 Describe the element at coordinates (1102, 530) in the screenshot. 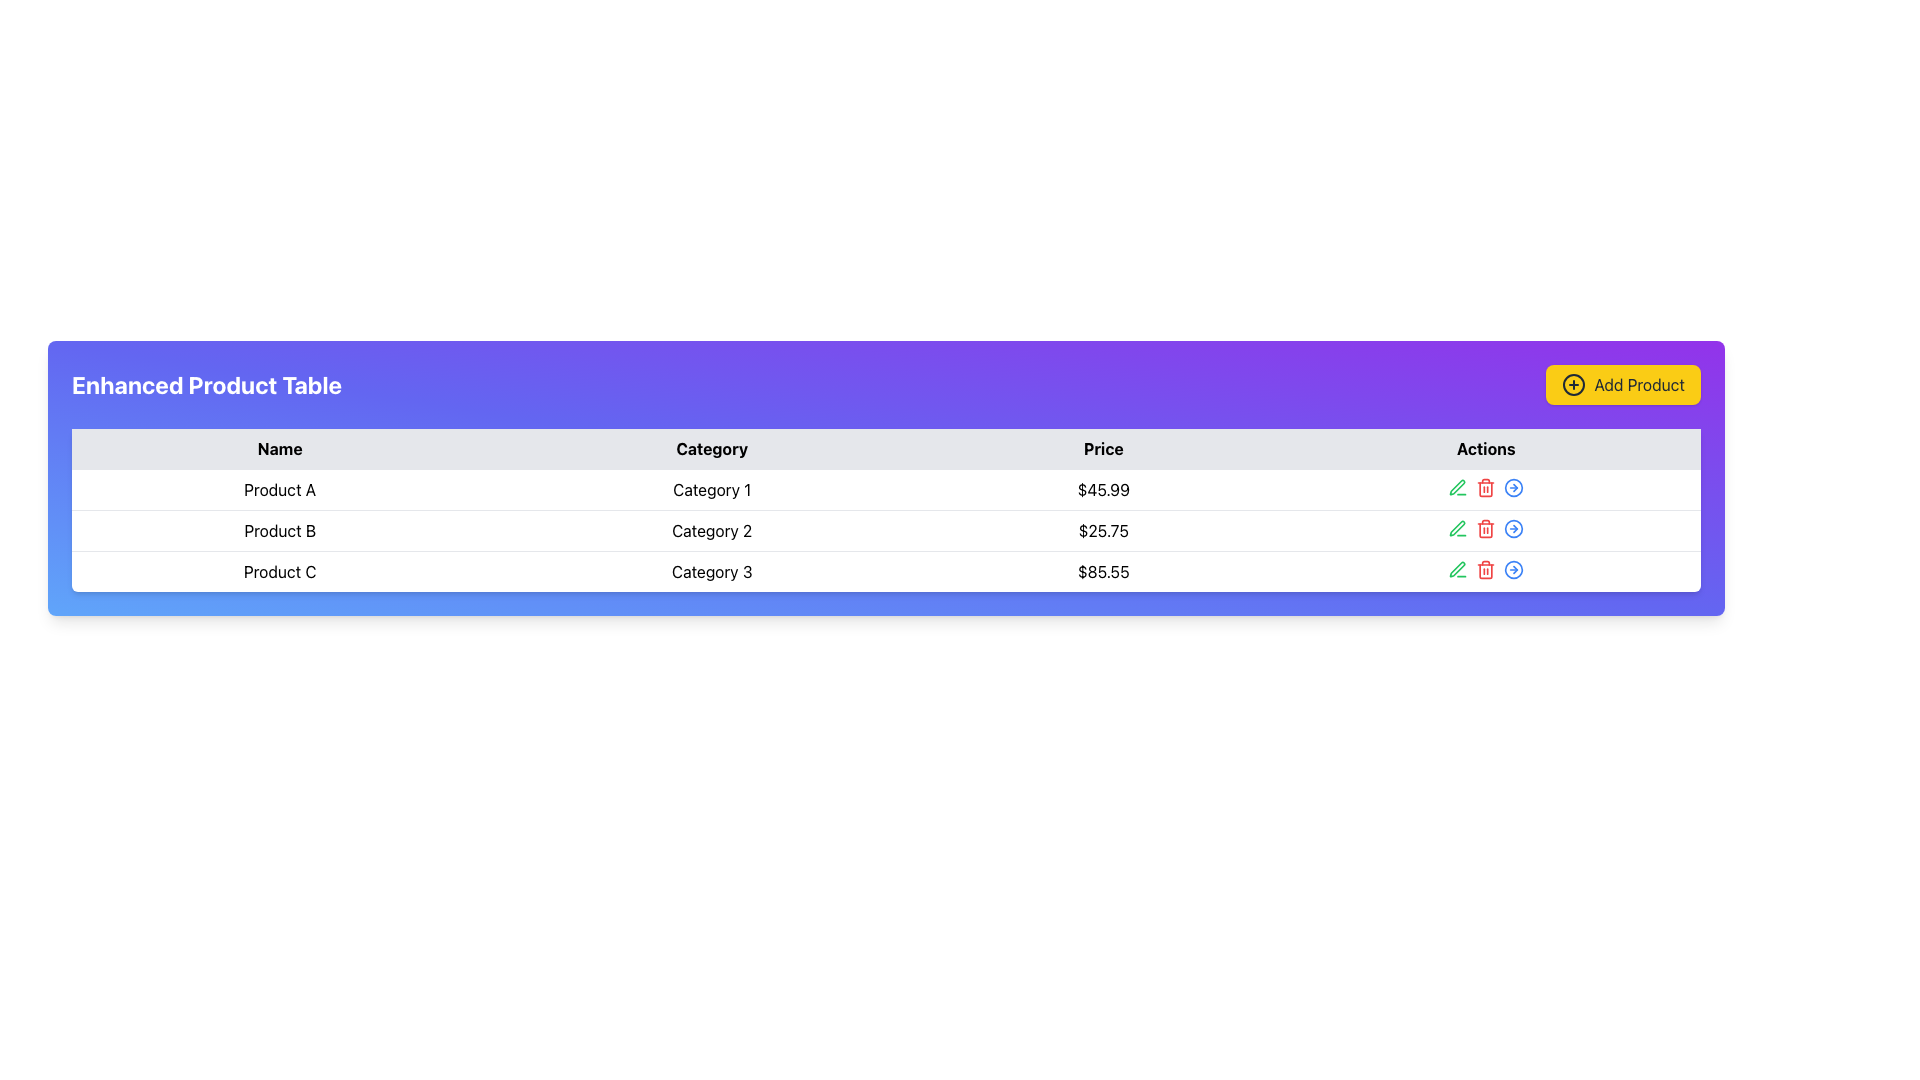

I see `displayed price value of '$25.75' from the bold text label located in the 'Price' column of the 'Product B' row in the table` at that location.